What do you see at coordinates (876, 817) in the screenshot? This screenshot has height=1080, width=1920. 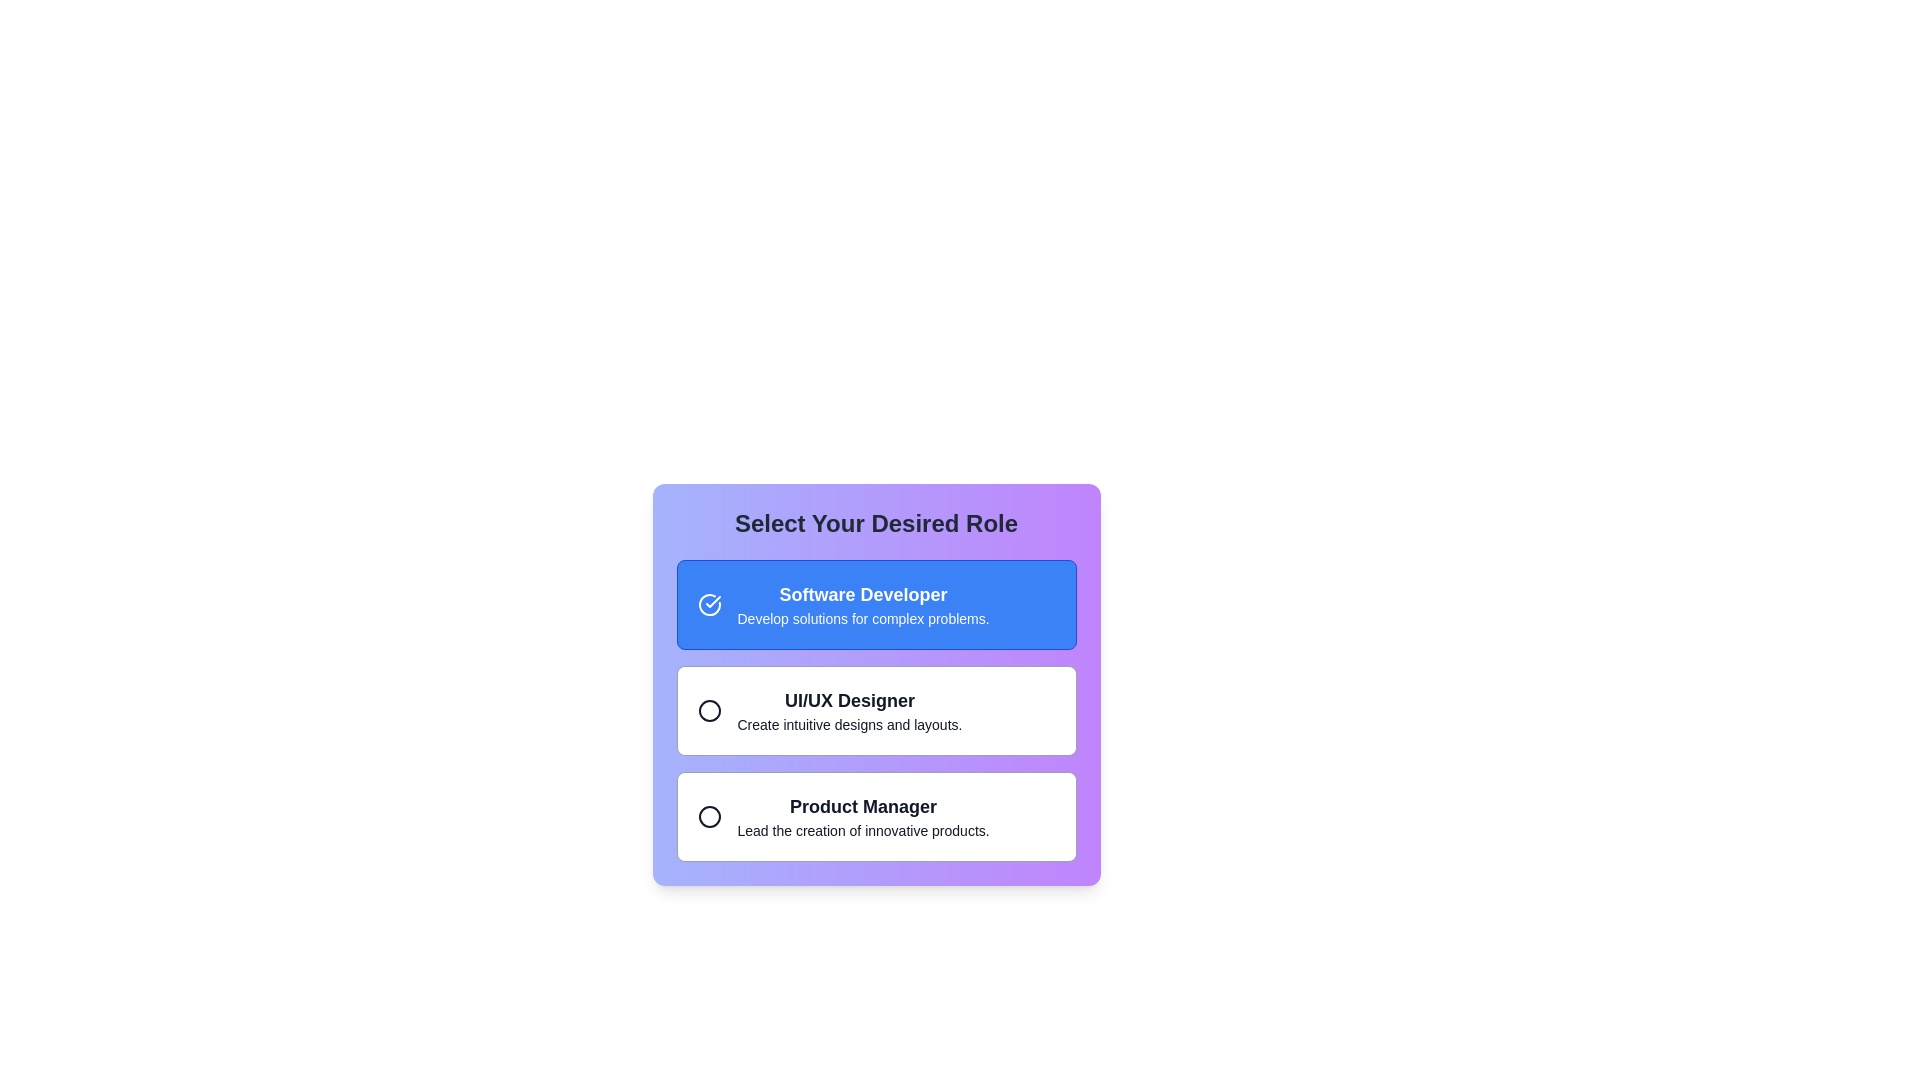 I see `the interactive selector for the 'Product Manager' option` at bounding box center [876, 817].